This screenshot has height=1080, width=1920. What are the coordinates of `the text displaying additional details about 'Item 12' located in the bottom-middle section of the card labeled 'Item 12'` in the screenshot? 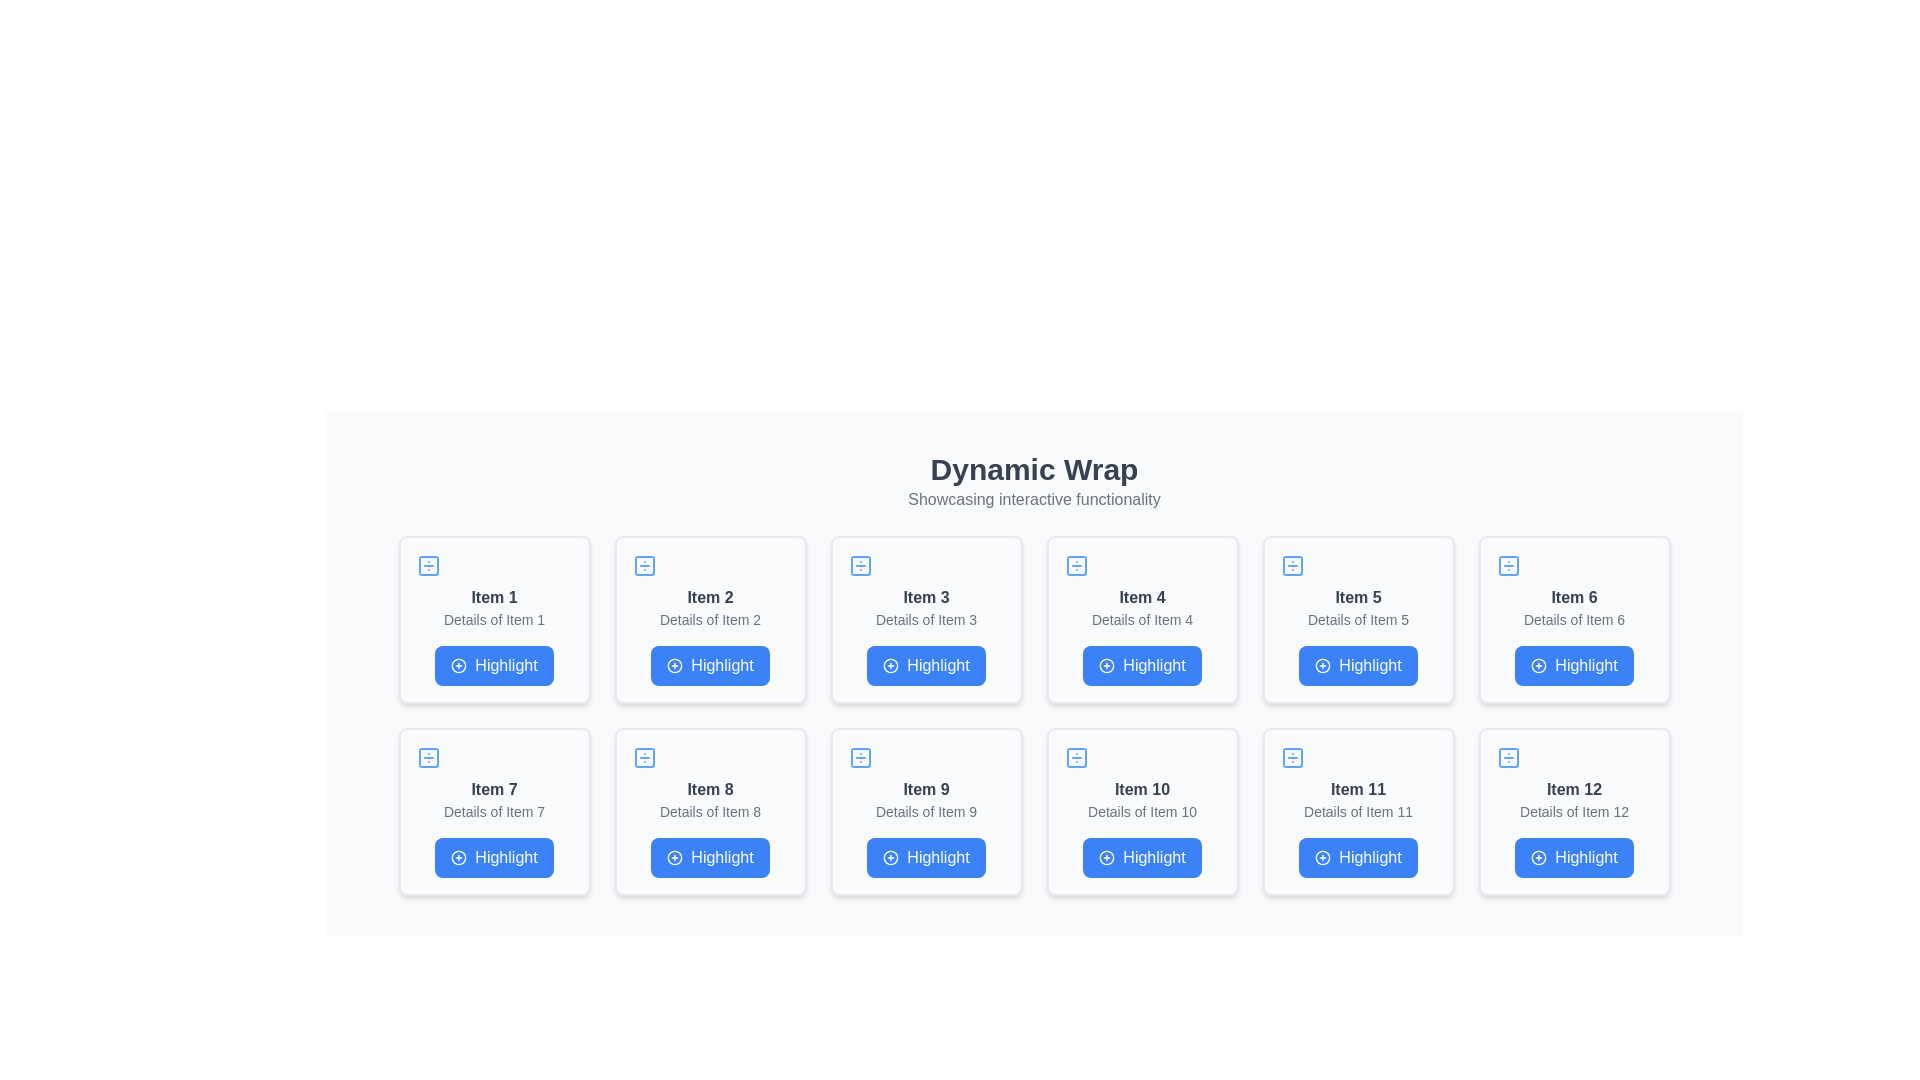 It's located at (1573, 812).